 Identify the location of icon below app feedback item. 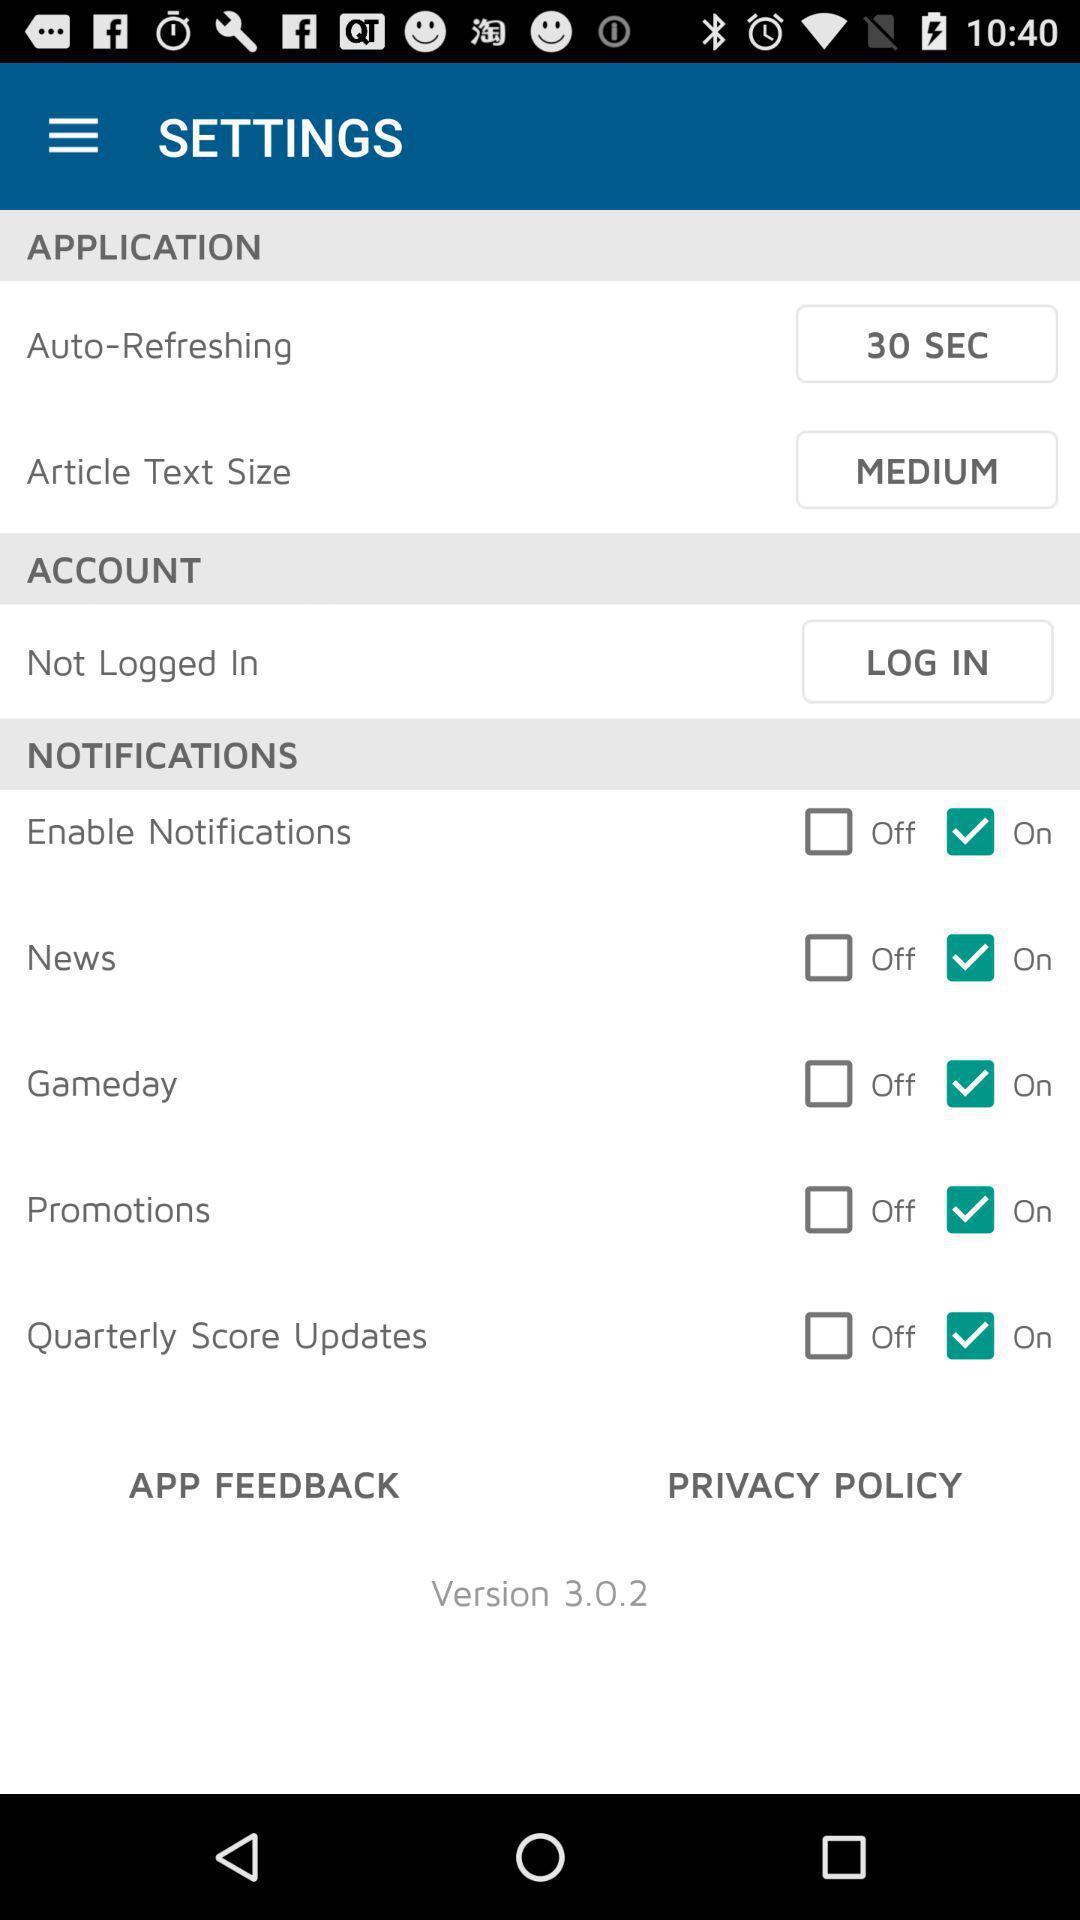
(540, 1590).